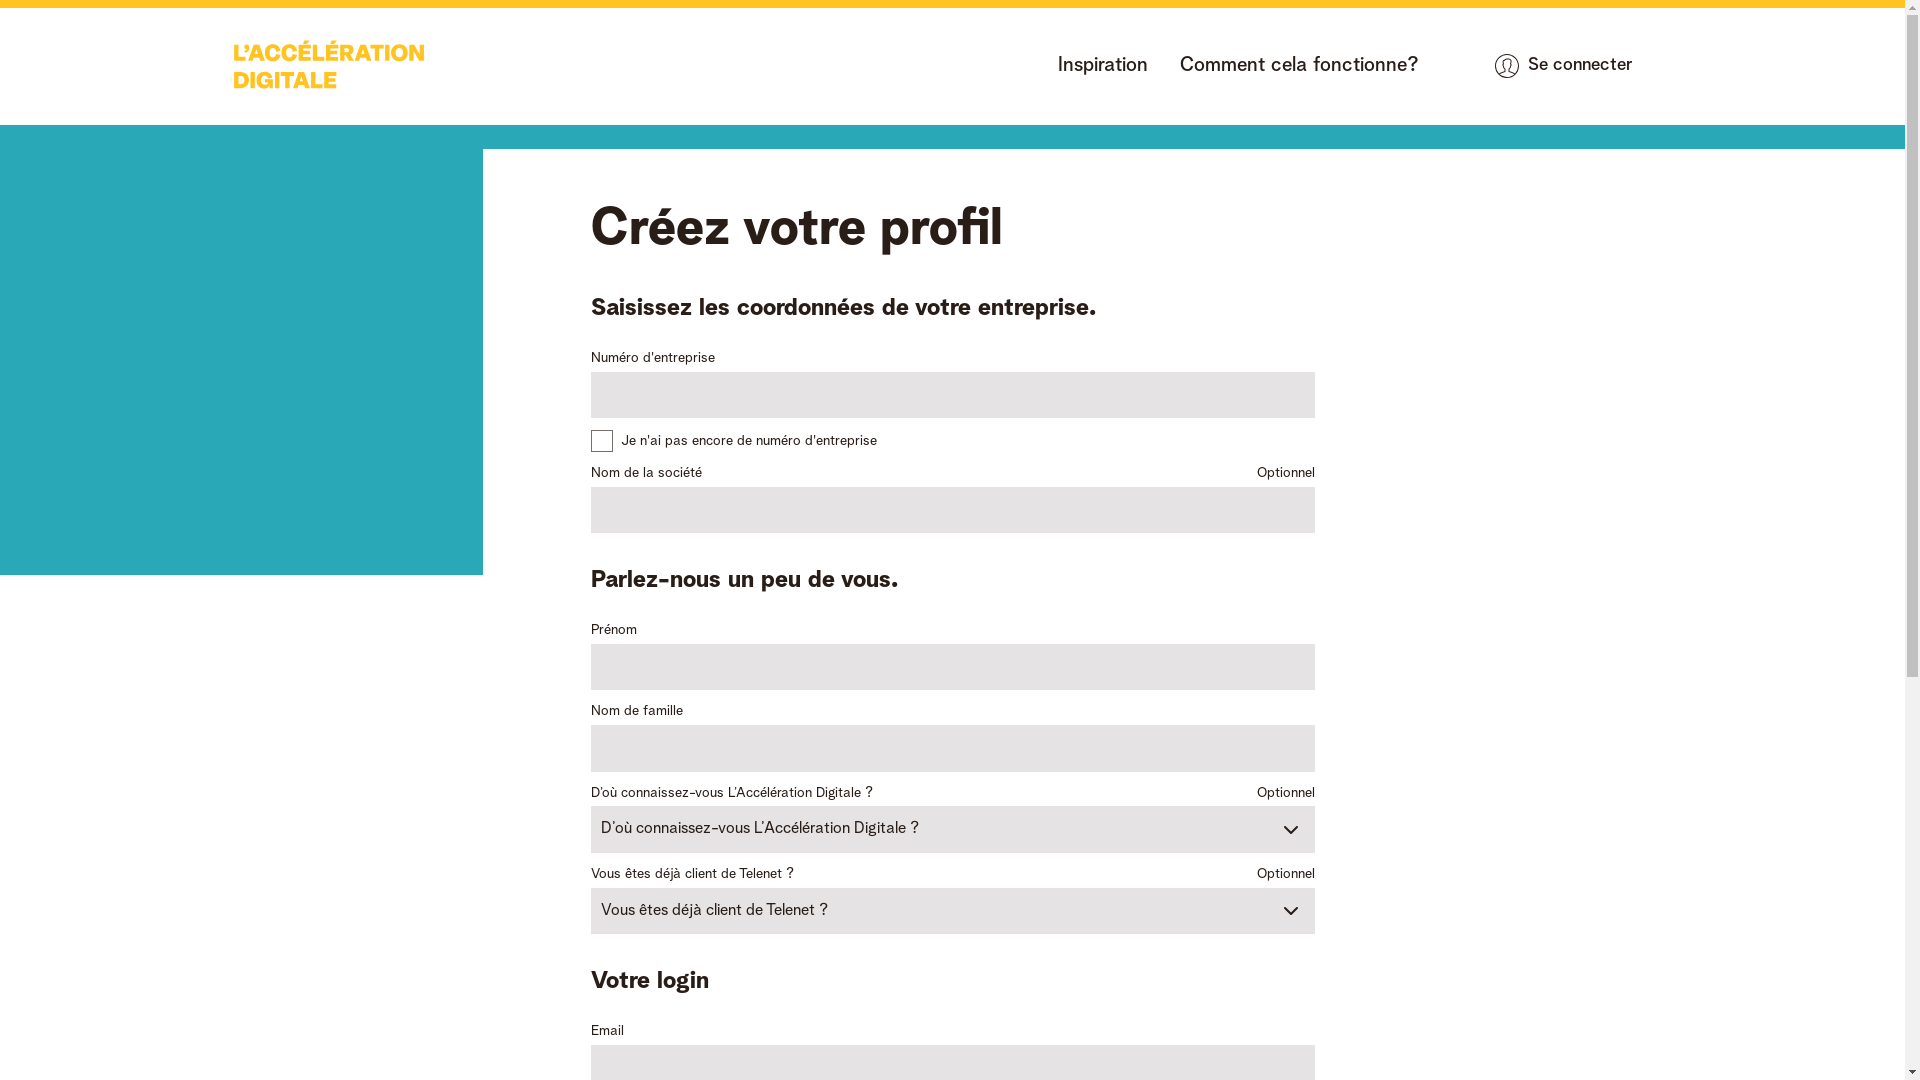  I want to click on 'Comment cela fonctionne?', so click(1180, 65).